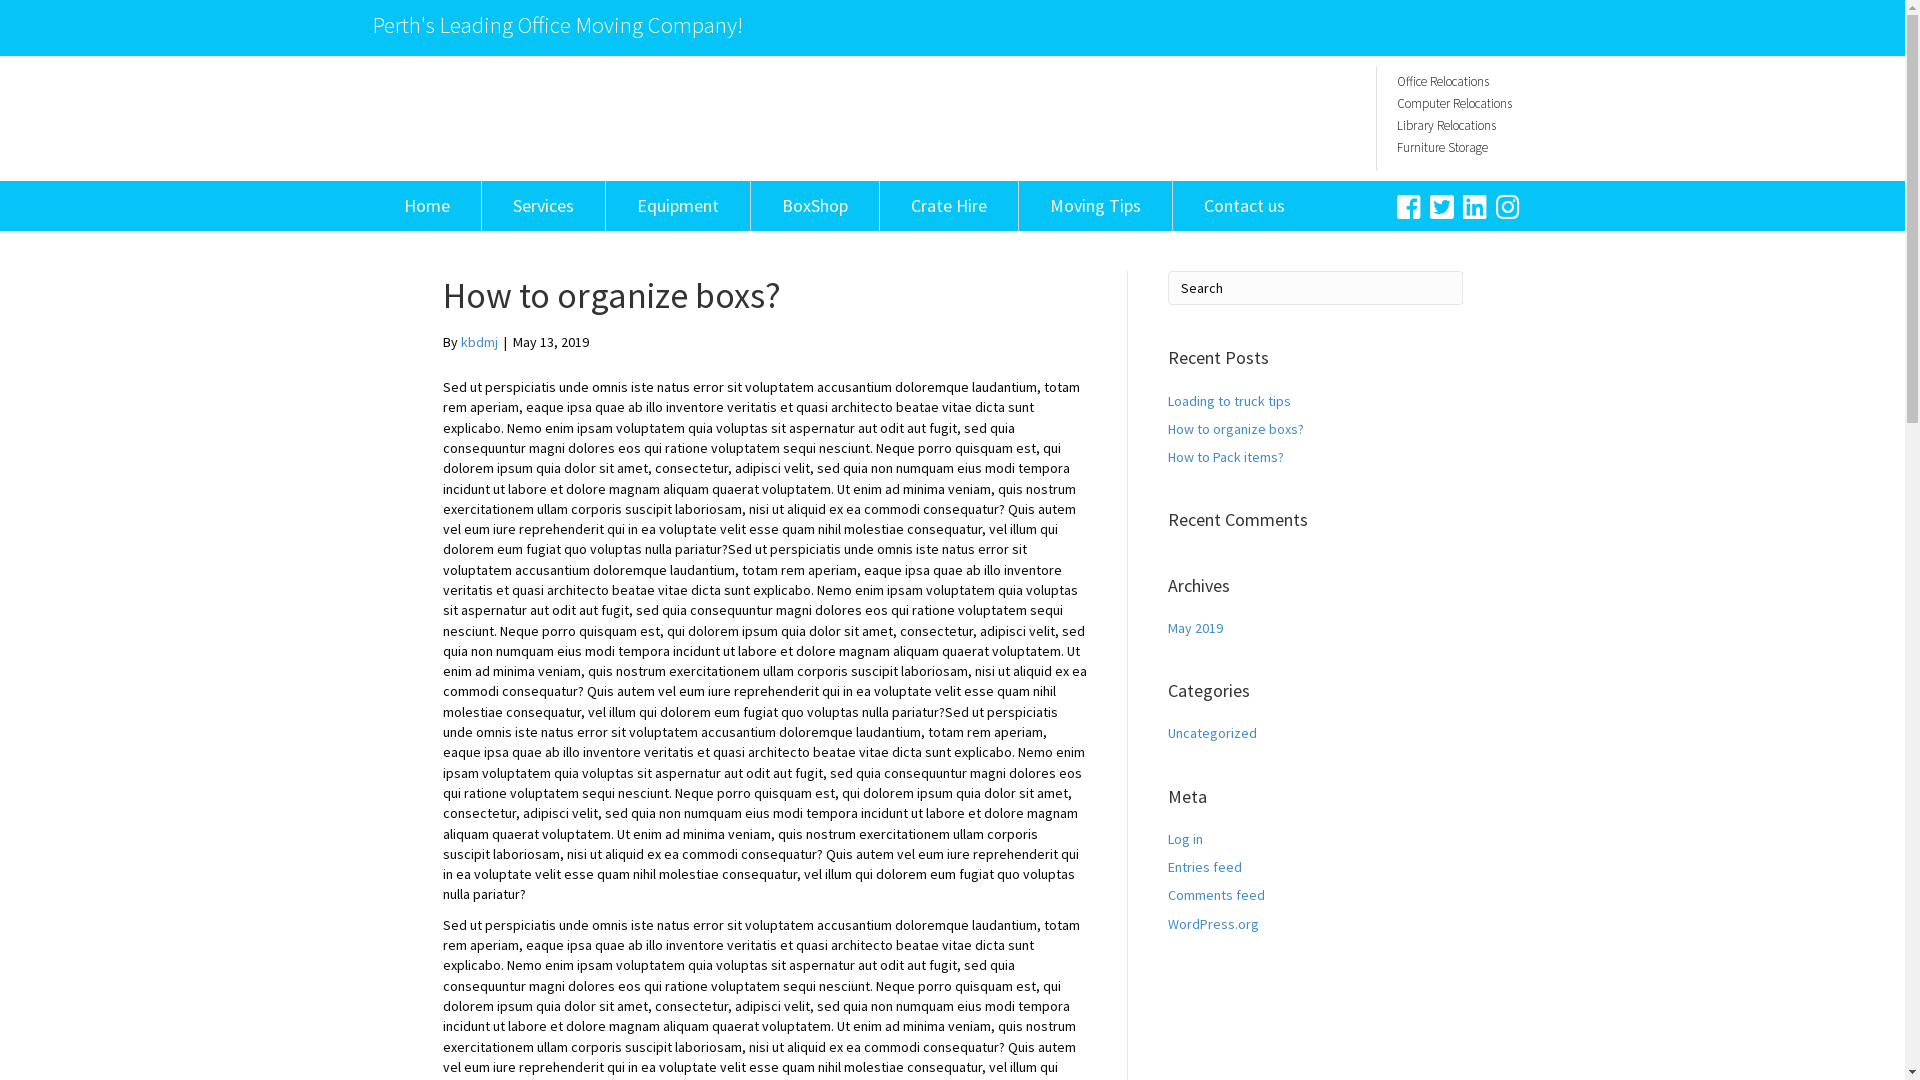  I want to click on 'How to Pack items?', so click(1224, 456).